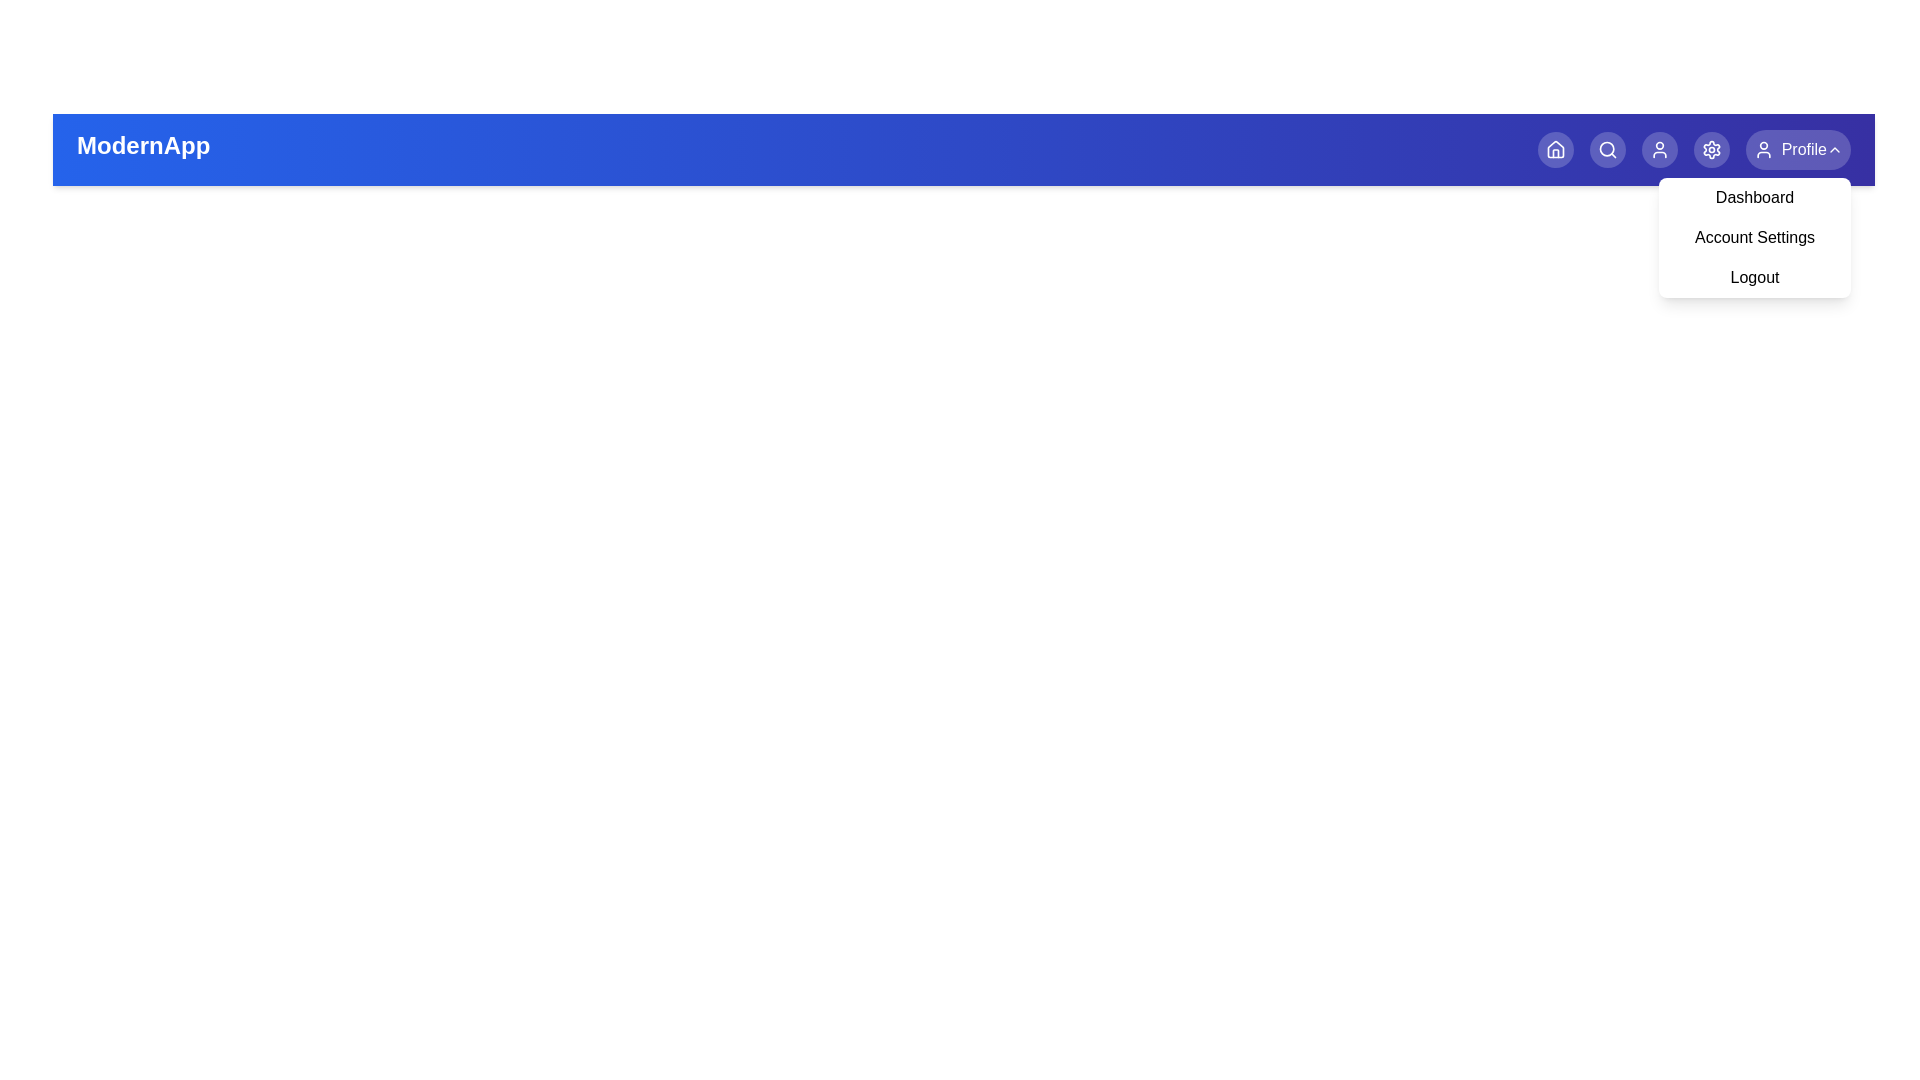 The image size is (1920, 1080). Describe the element at coordinates (1798, 149) in the screenshot. I see `the profile menu toggle button to open or close the profile menu` at that location.